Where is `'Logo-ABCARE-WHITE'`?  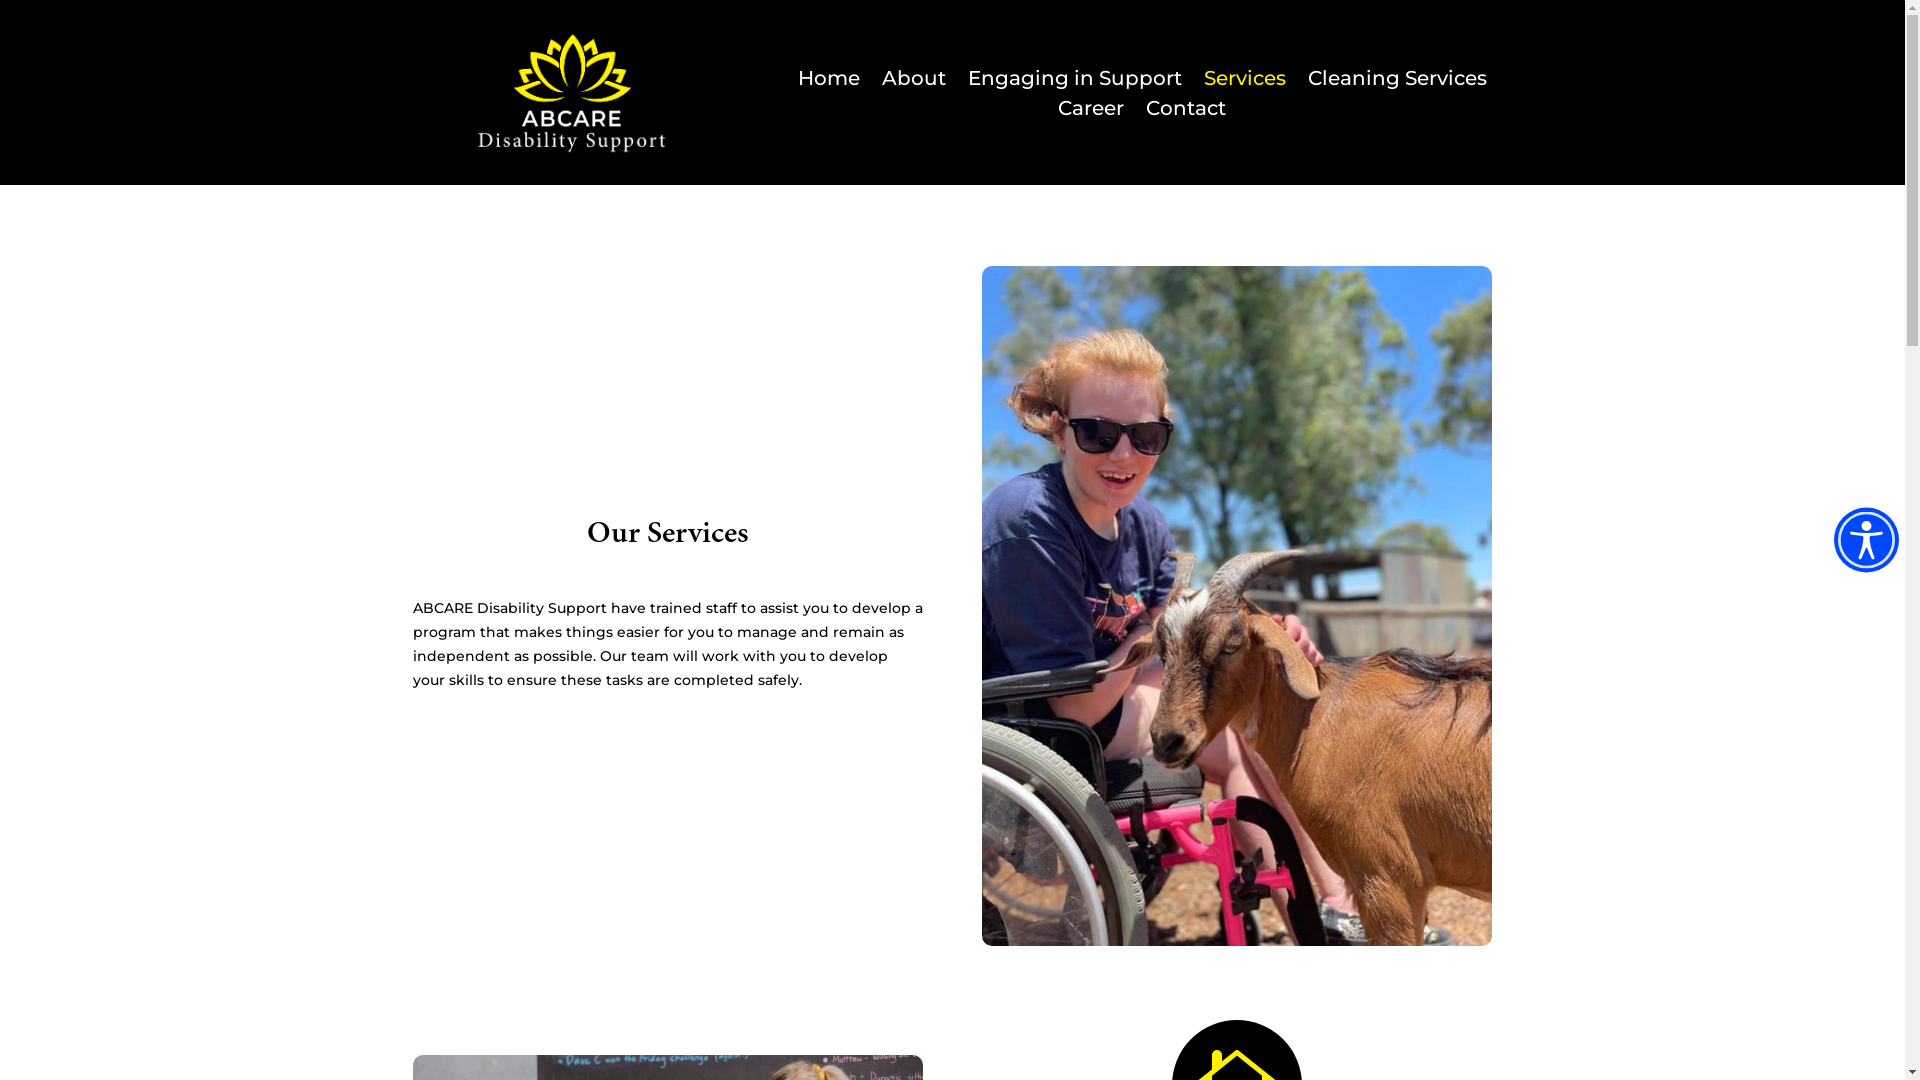 'Logo-ABCARE-WHITE' is located at coordinates (571, 92).